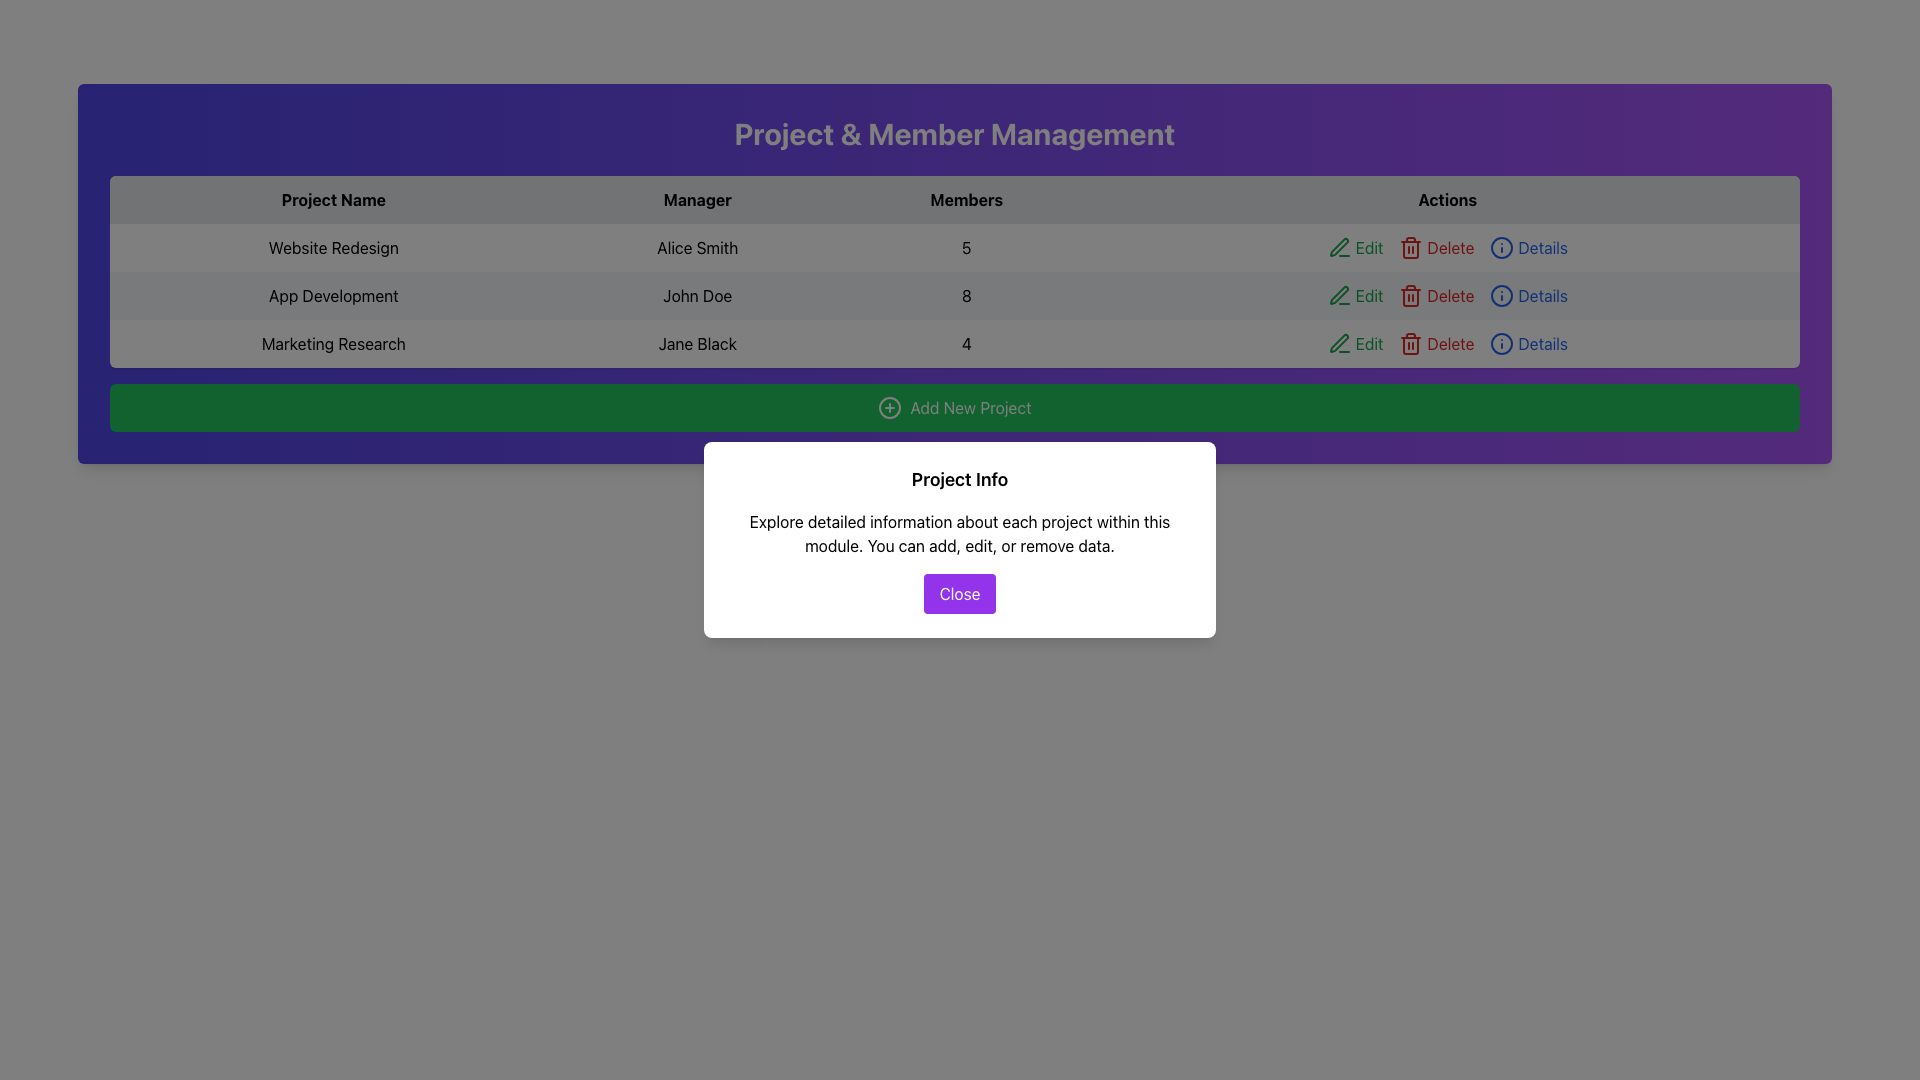 The height and width of the screenshot is (1080, 1920). I want to click on the green pen icon representing the edit action located in the third row of the 'Actions' column, so click(1339, 342).